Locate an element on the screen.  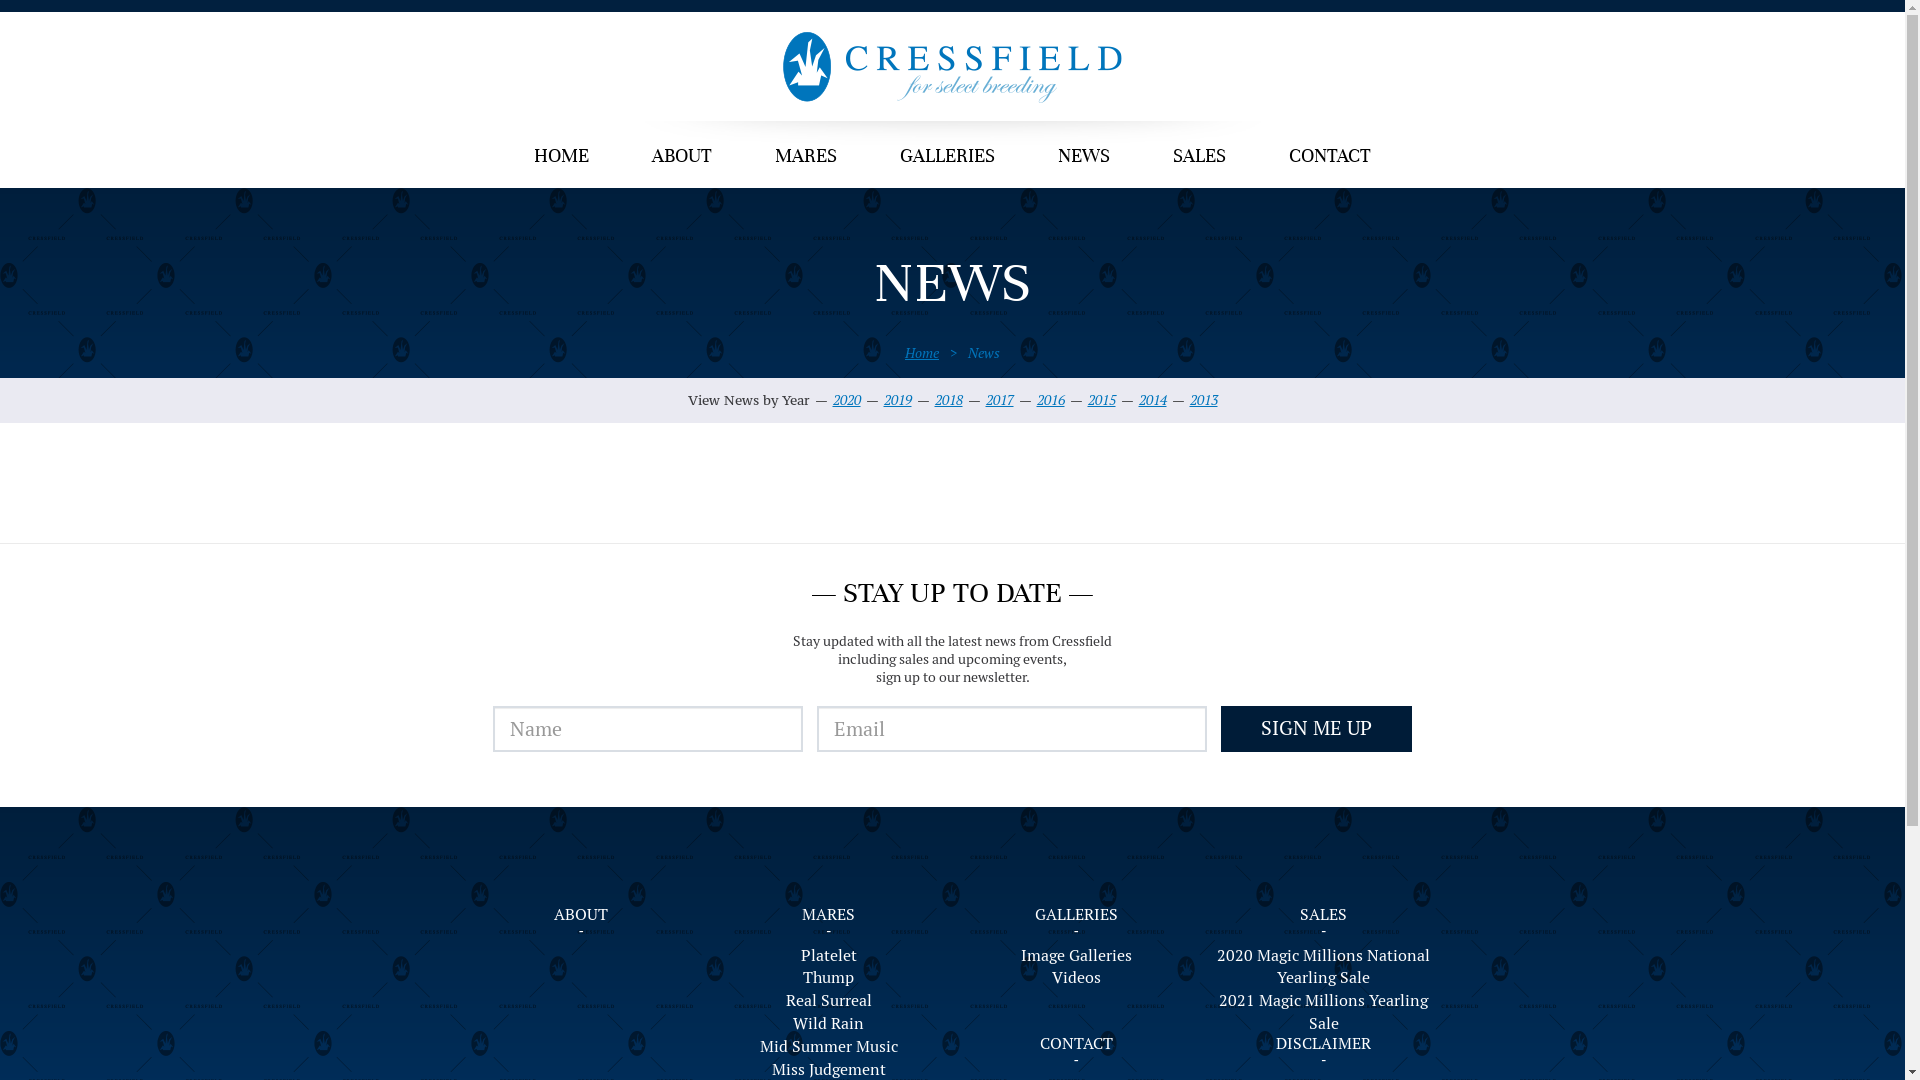
'HOME' is located at coordinates (560, 157).